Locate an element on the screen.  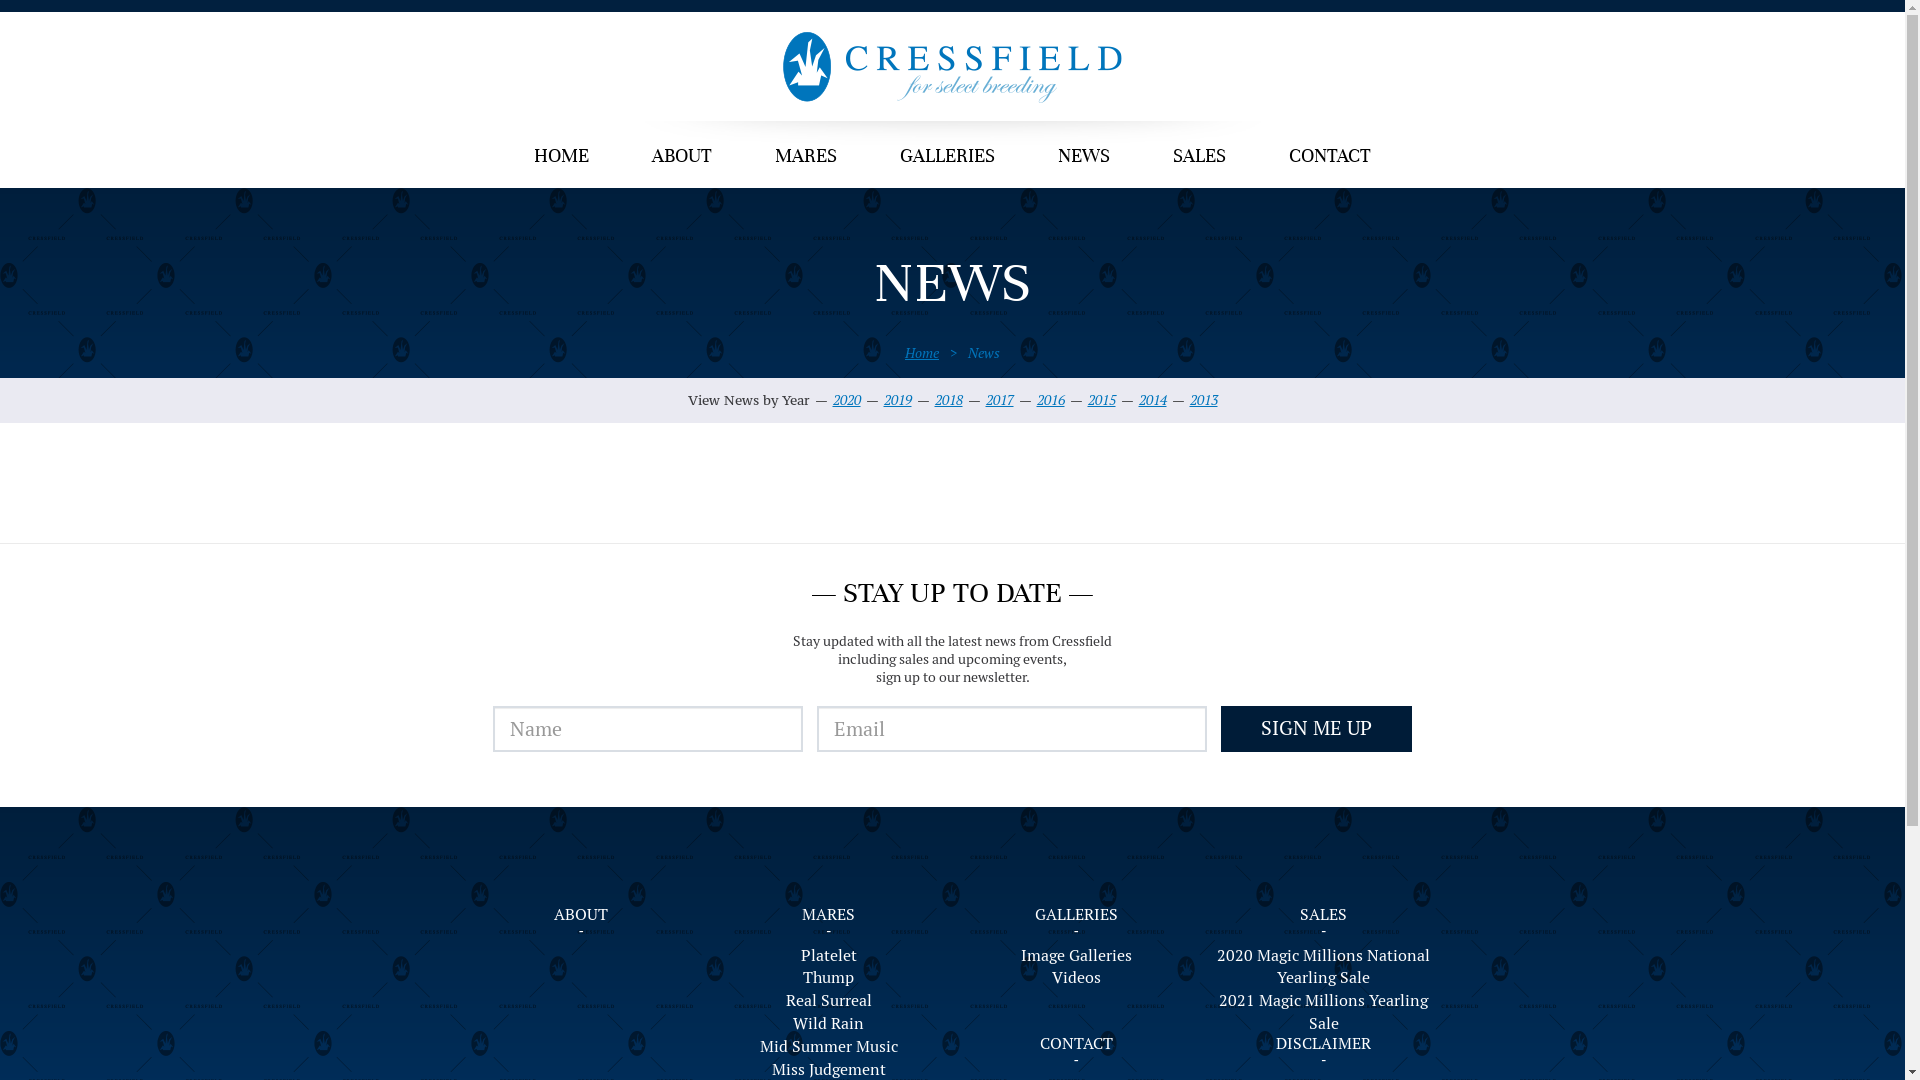
'HOME' is located at coordinates (560, 157).